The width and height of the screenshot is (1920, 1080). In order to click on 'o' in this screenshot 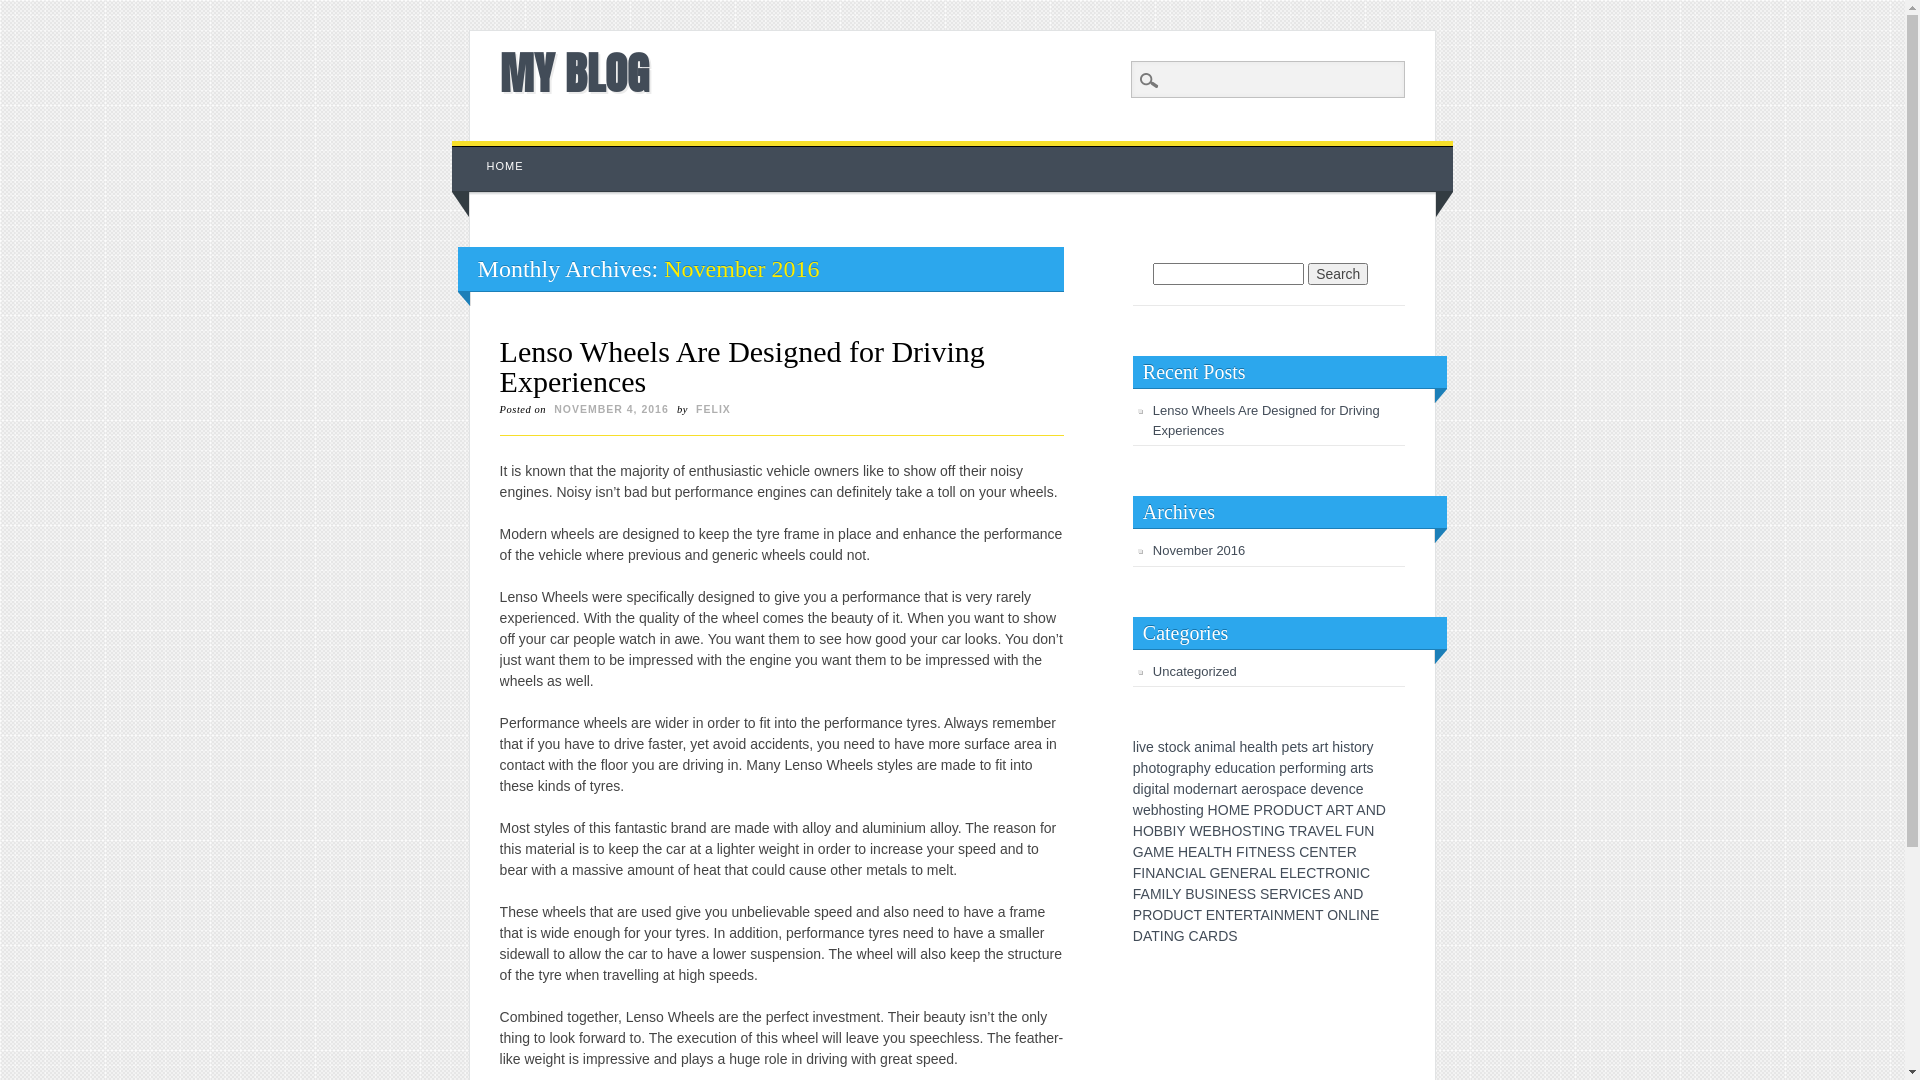, I will do `click(1172, 747)`.